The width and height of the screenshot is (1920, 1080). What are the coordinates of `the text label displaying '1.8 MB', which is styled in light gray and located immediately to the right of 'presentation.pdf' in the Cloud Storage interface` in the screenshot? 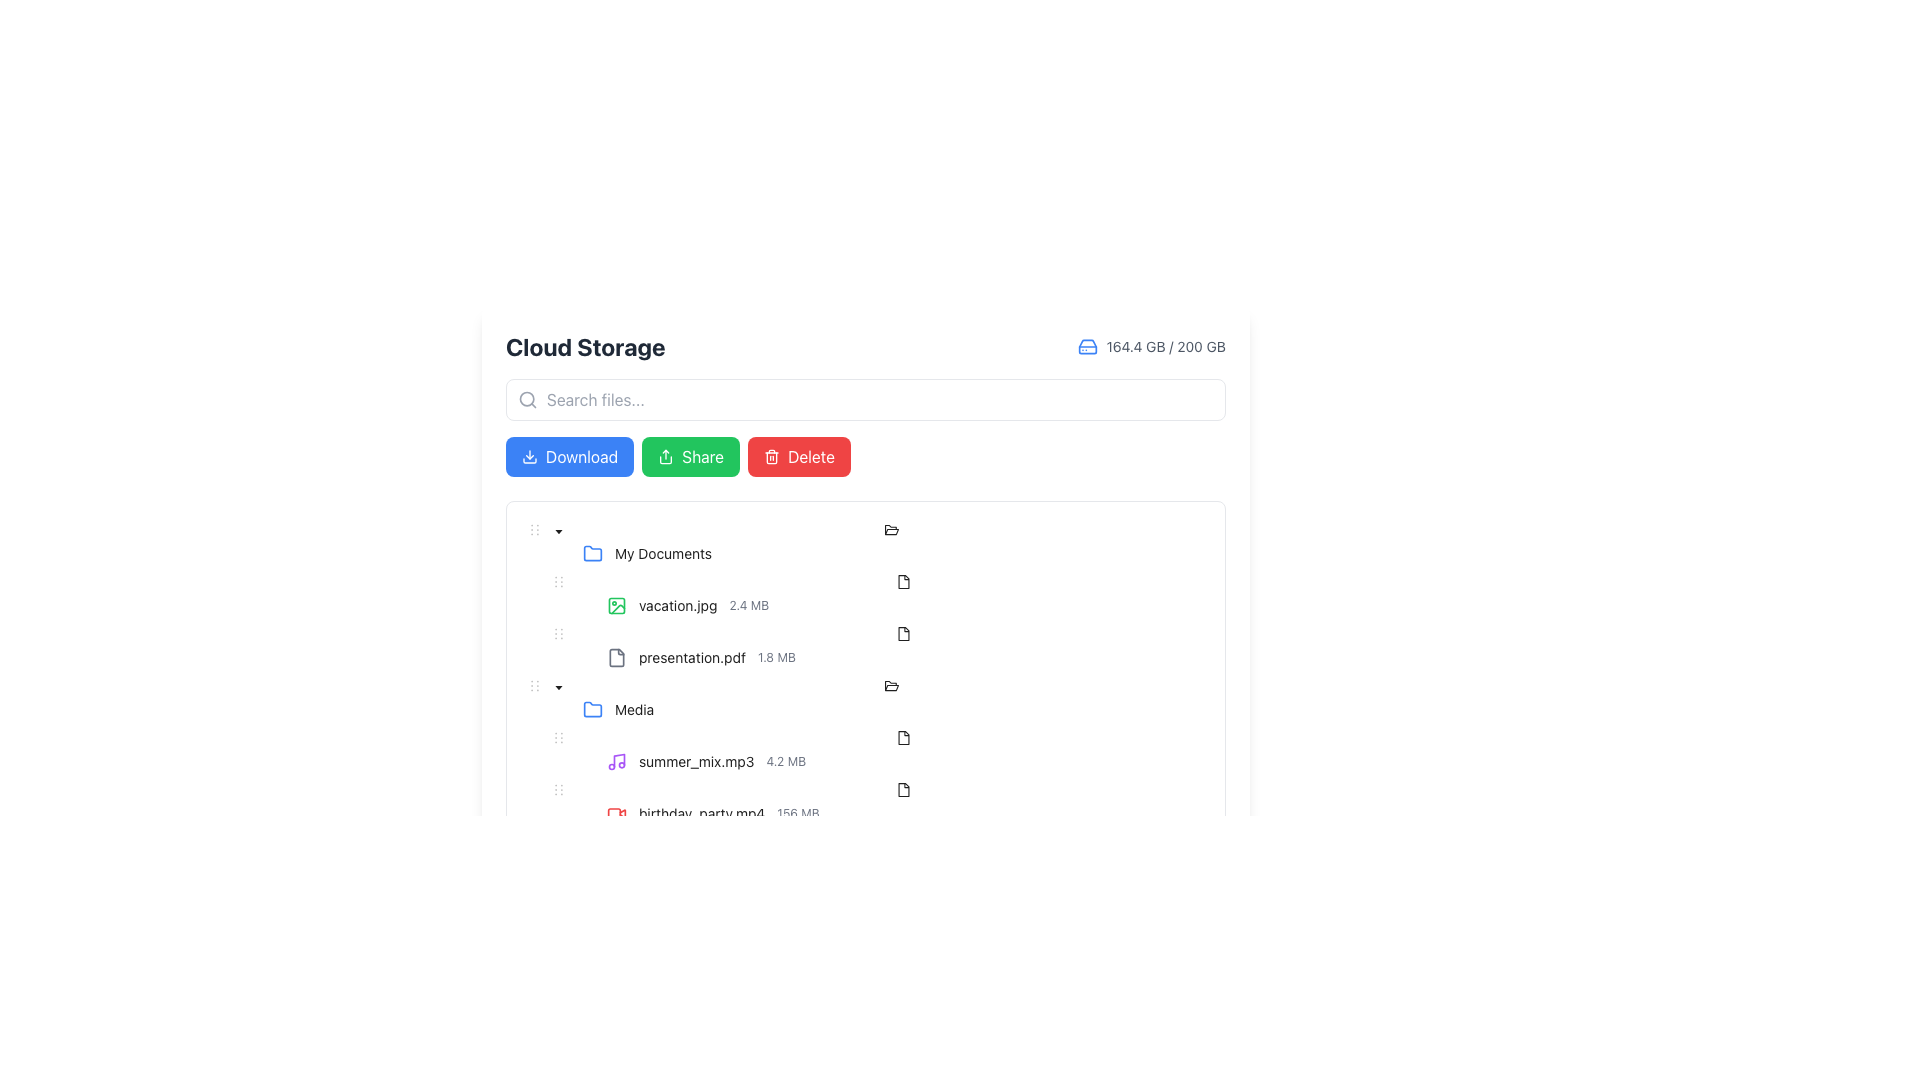 It's located at (775, 658).